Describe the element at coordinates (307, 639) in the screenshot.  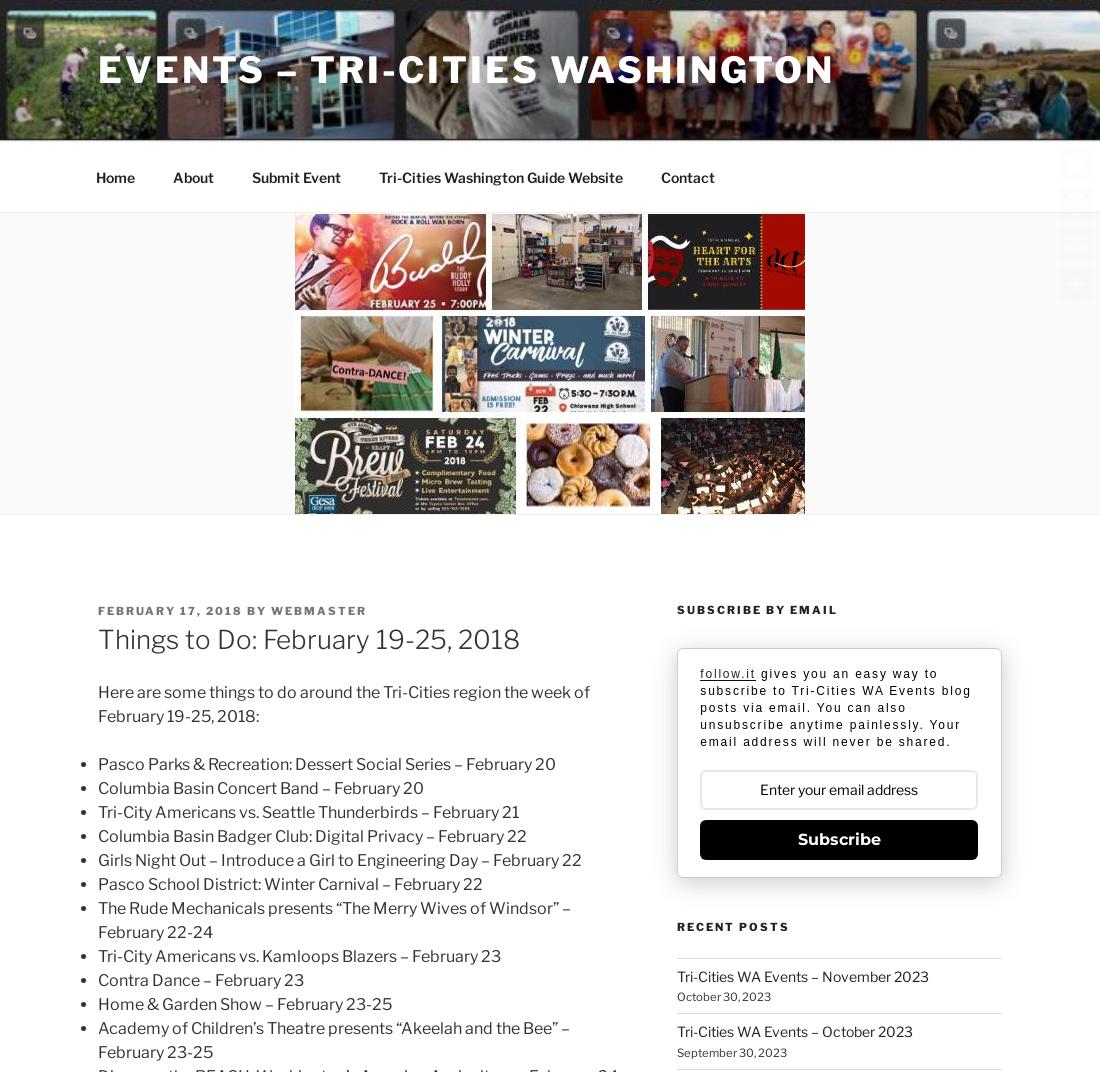
I see `'Things to Do: February 19-25, 2018'` at that location.